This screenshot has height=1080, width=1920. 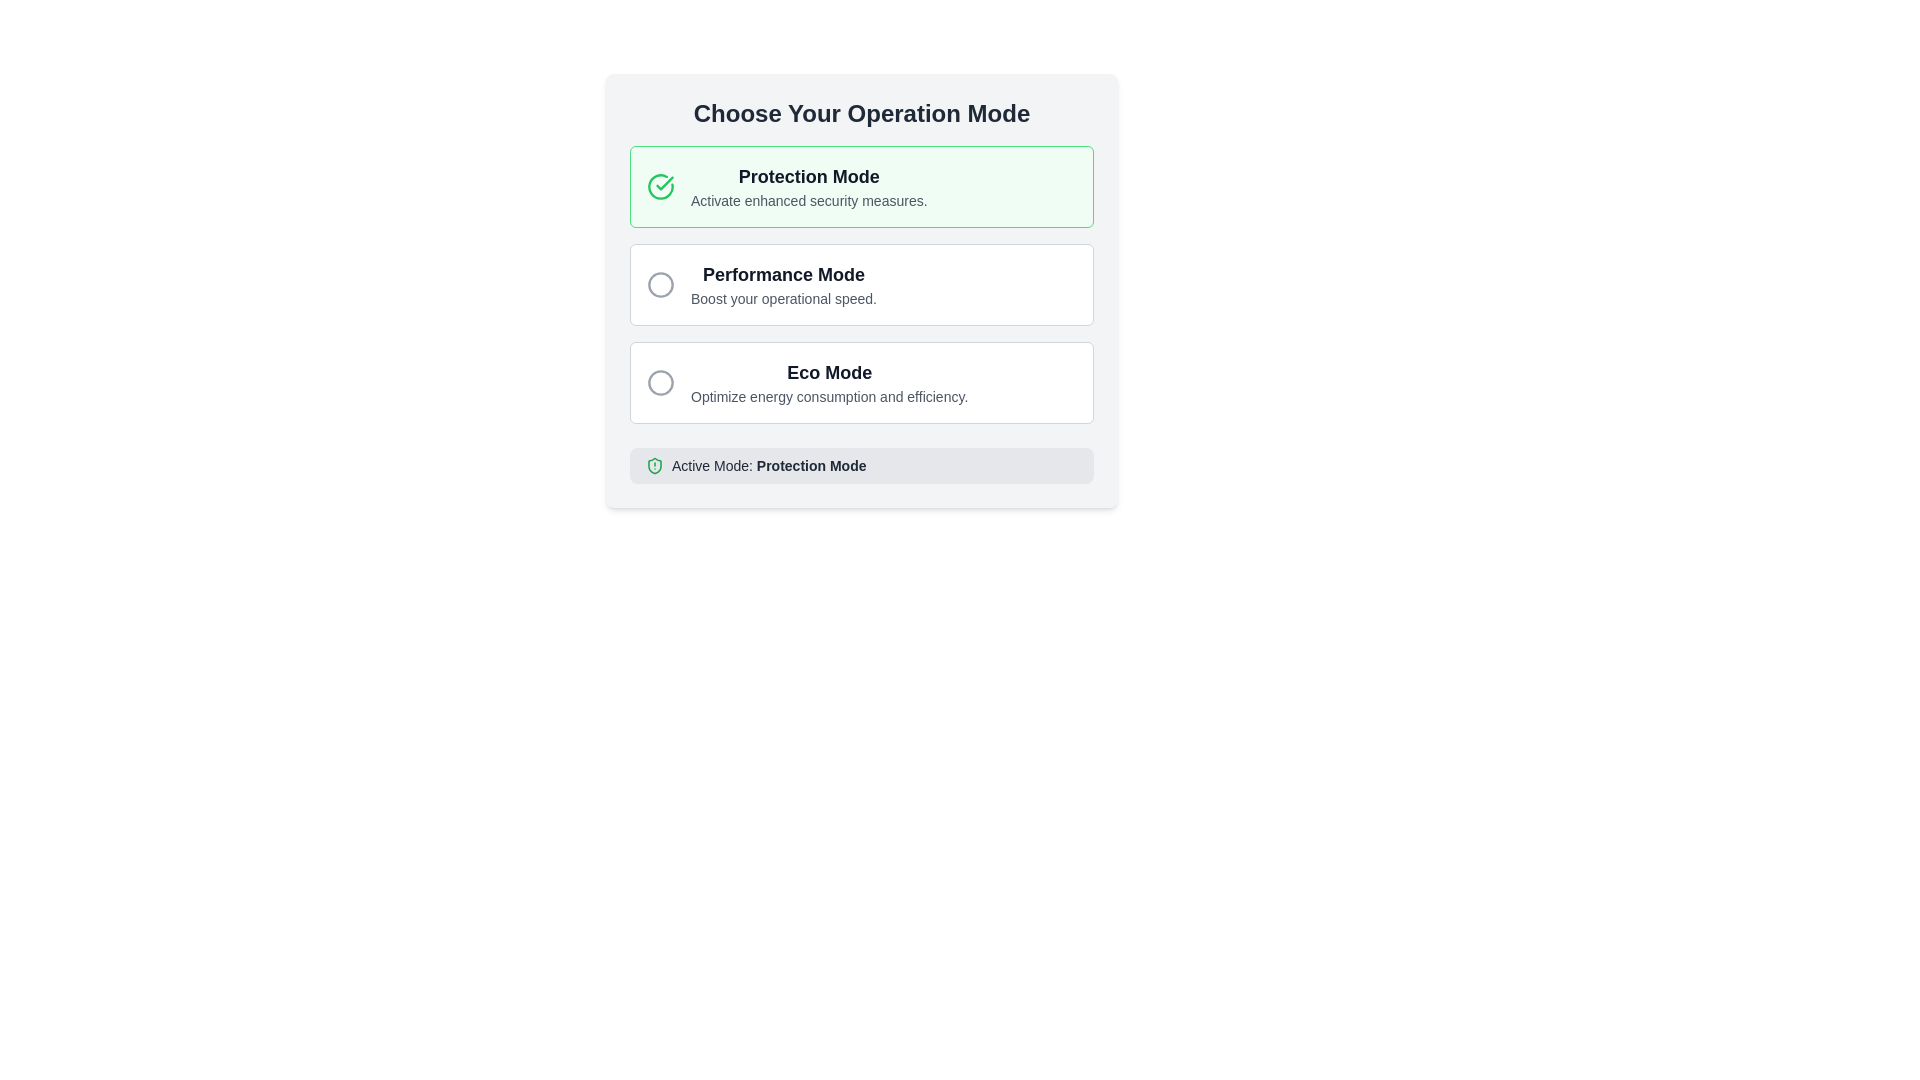 I want to click on the selectable card for 'Eco Mode', so click(x=862, y=382).